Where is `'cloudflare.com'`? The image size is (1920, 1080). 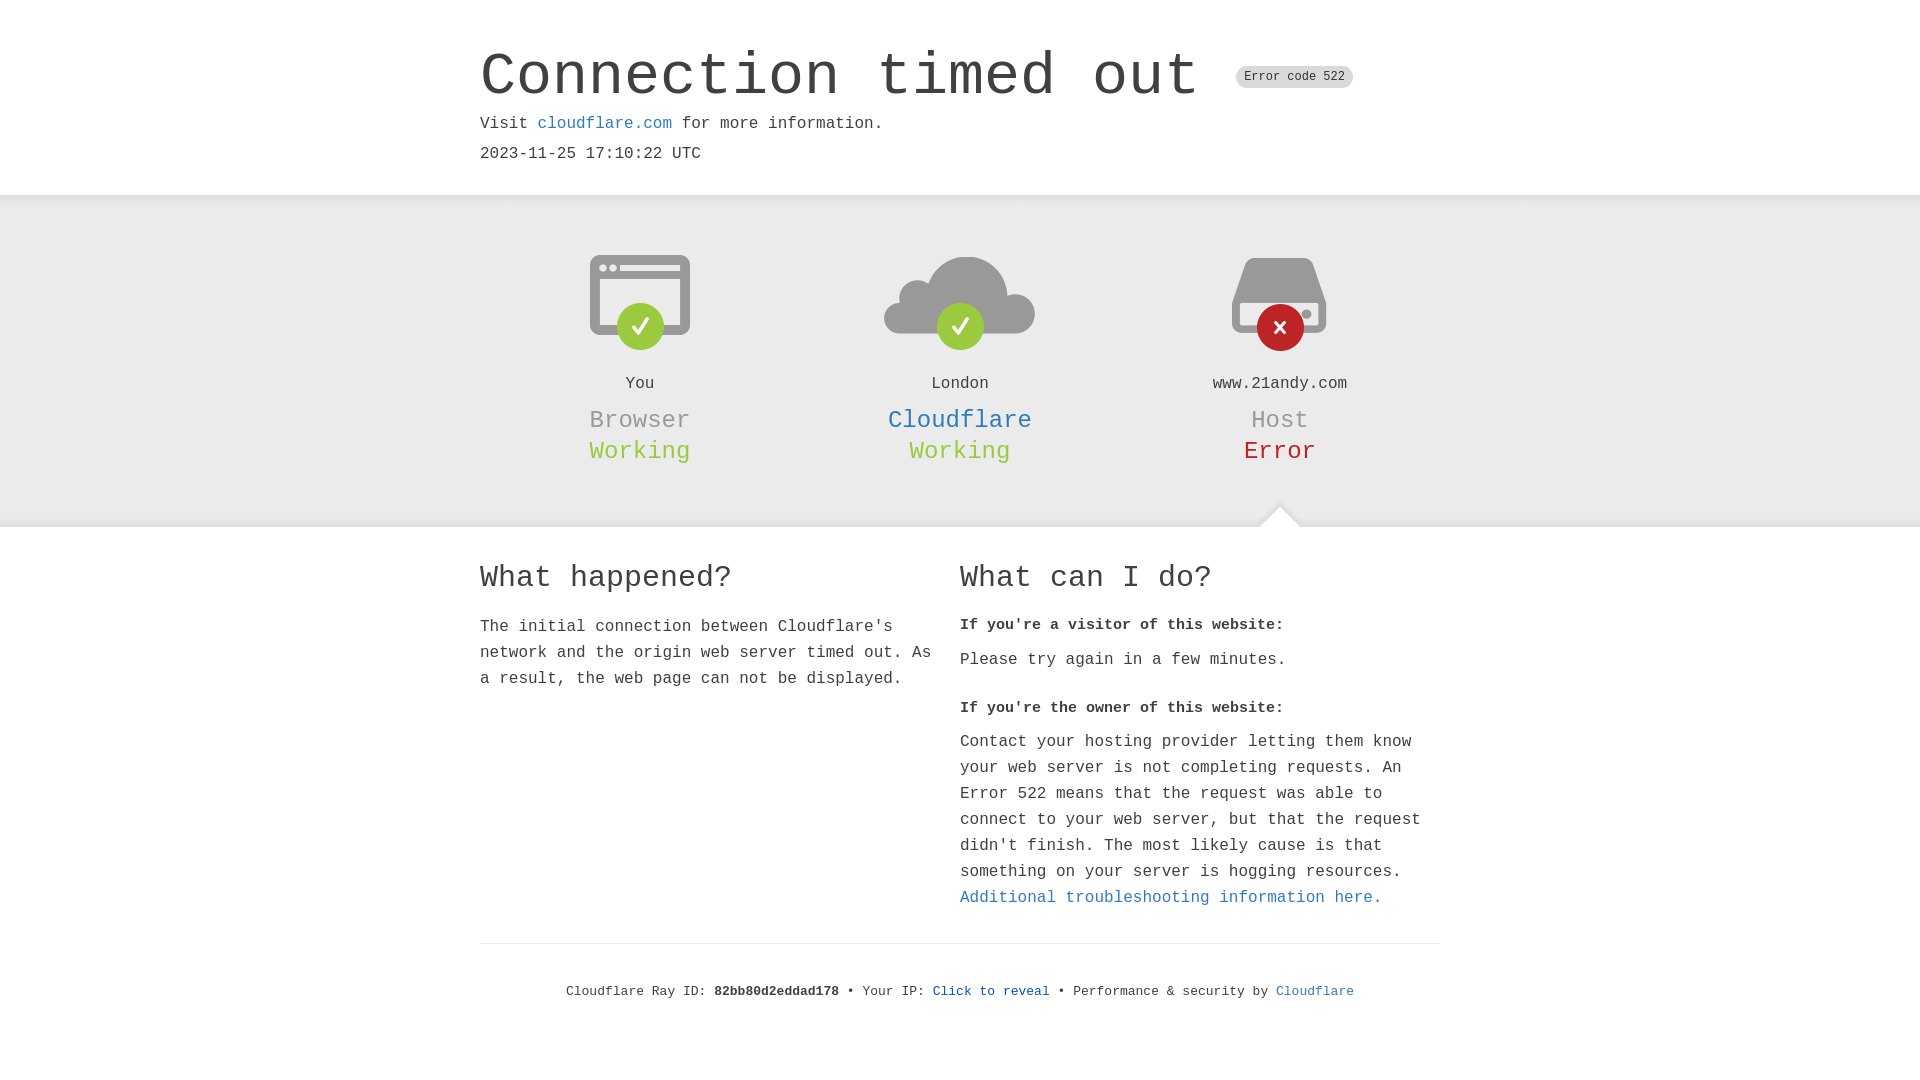
'cloudflare.com' is located at coordinates (537, 123).